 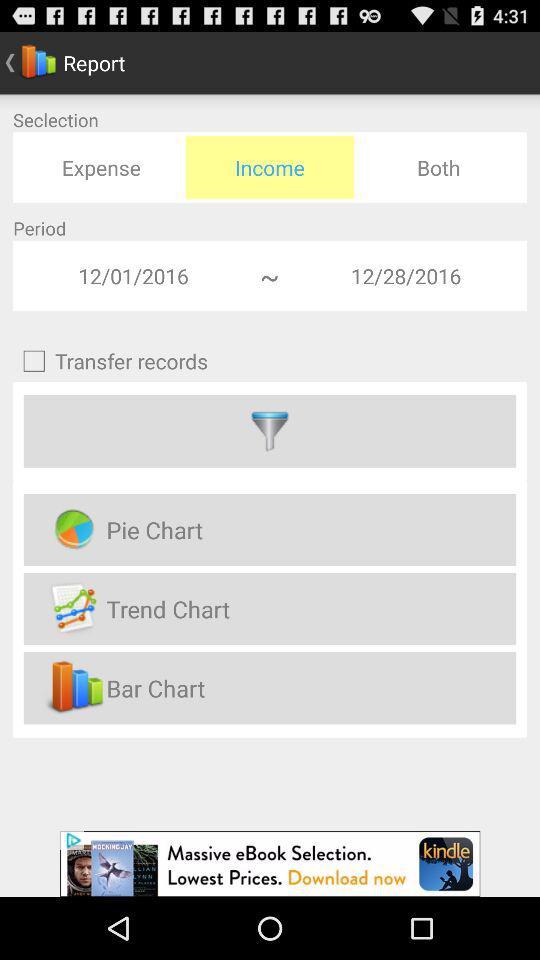 What do you see at coordinates (270, 431) in the screenshot?
I see `click the transfer record option` at bounding box center [270, 431].